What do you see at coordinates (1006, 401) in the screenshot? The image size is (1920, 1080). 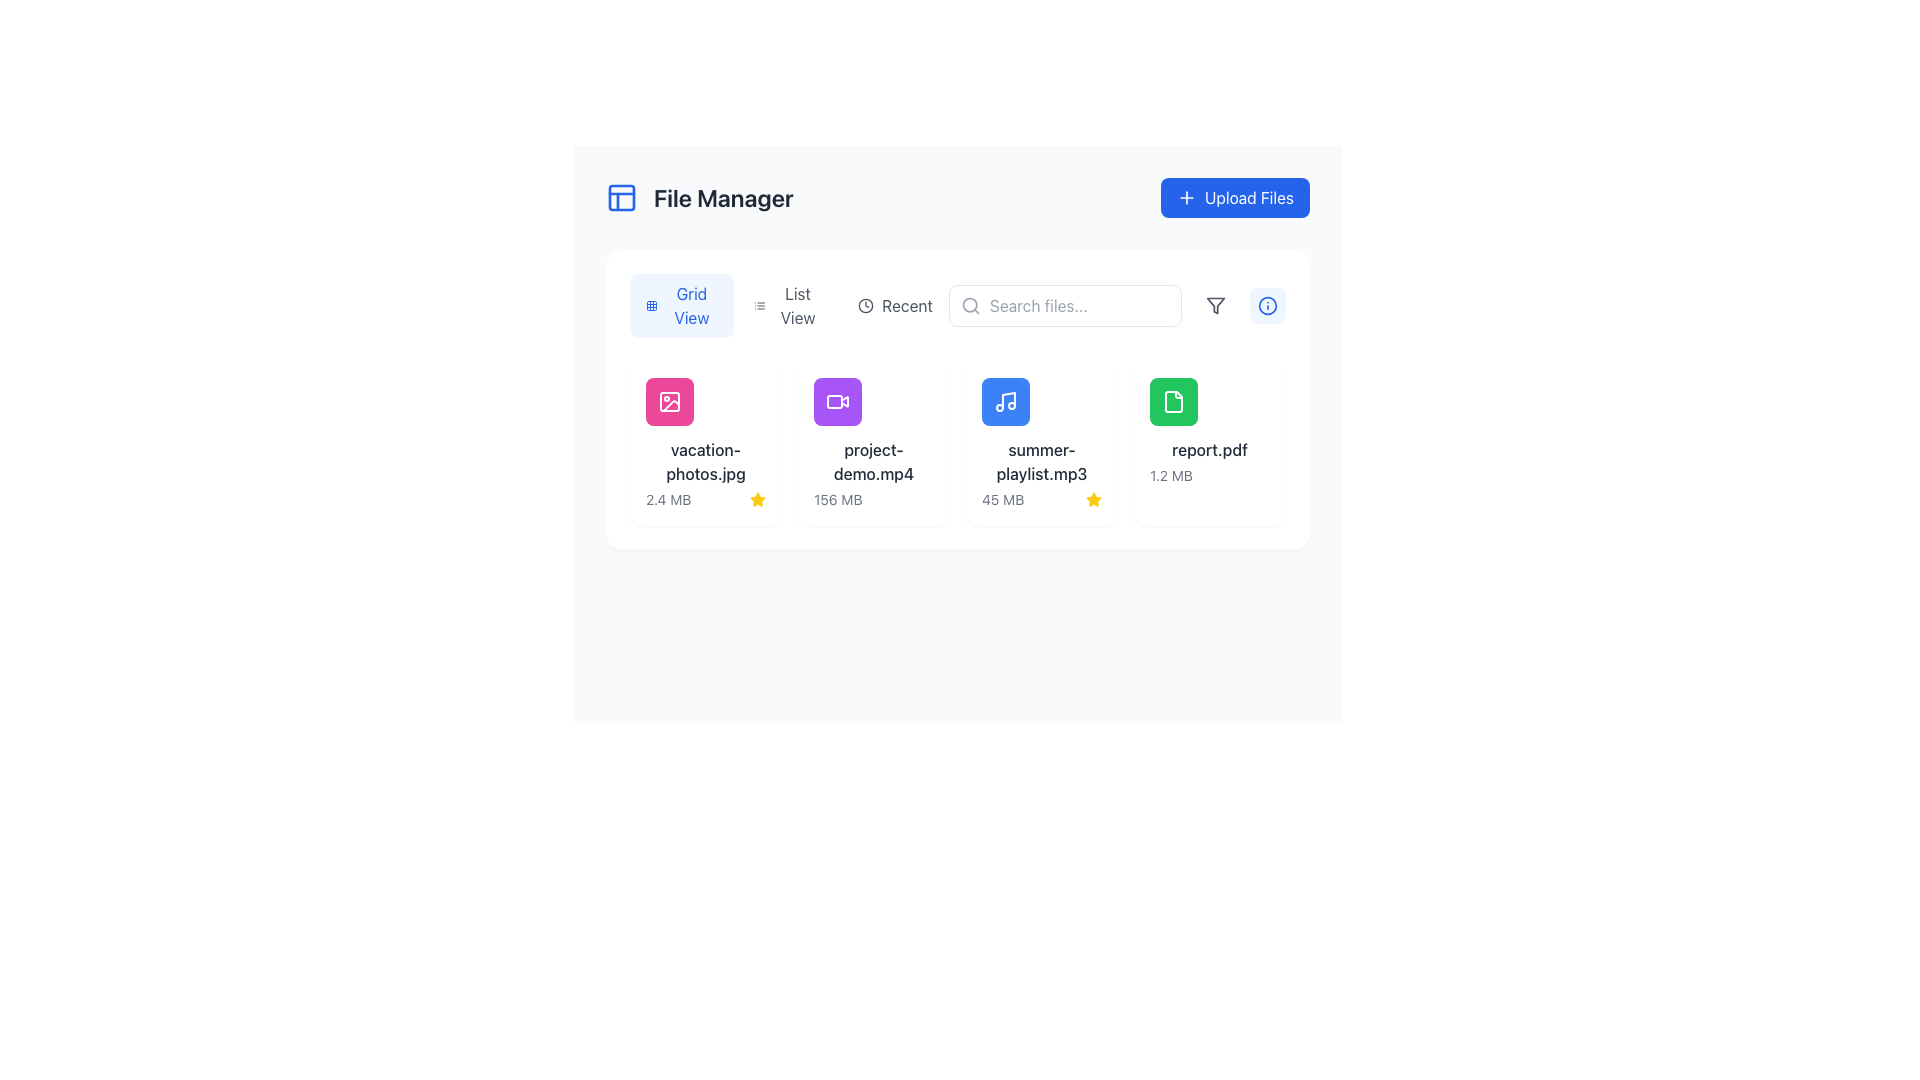 I see `the square icon with a blue background and rounded corners that features a white music note symbol in its center` at bounding box center [1006, 401].